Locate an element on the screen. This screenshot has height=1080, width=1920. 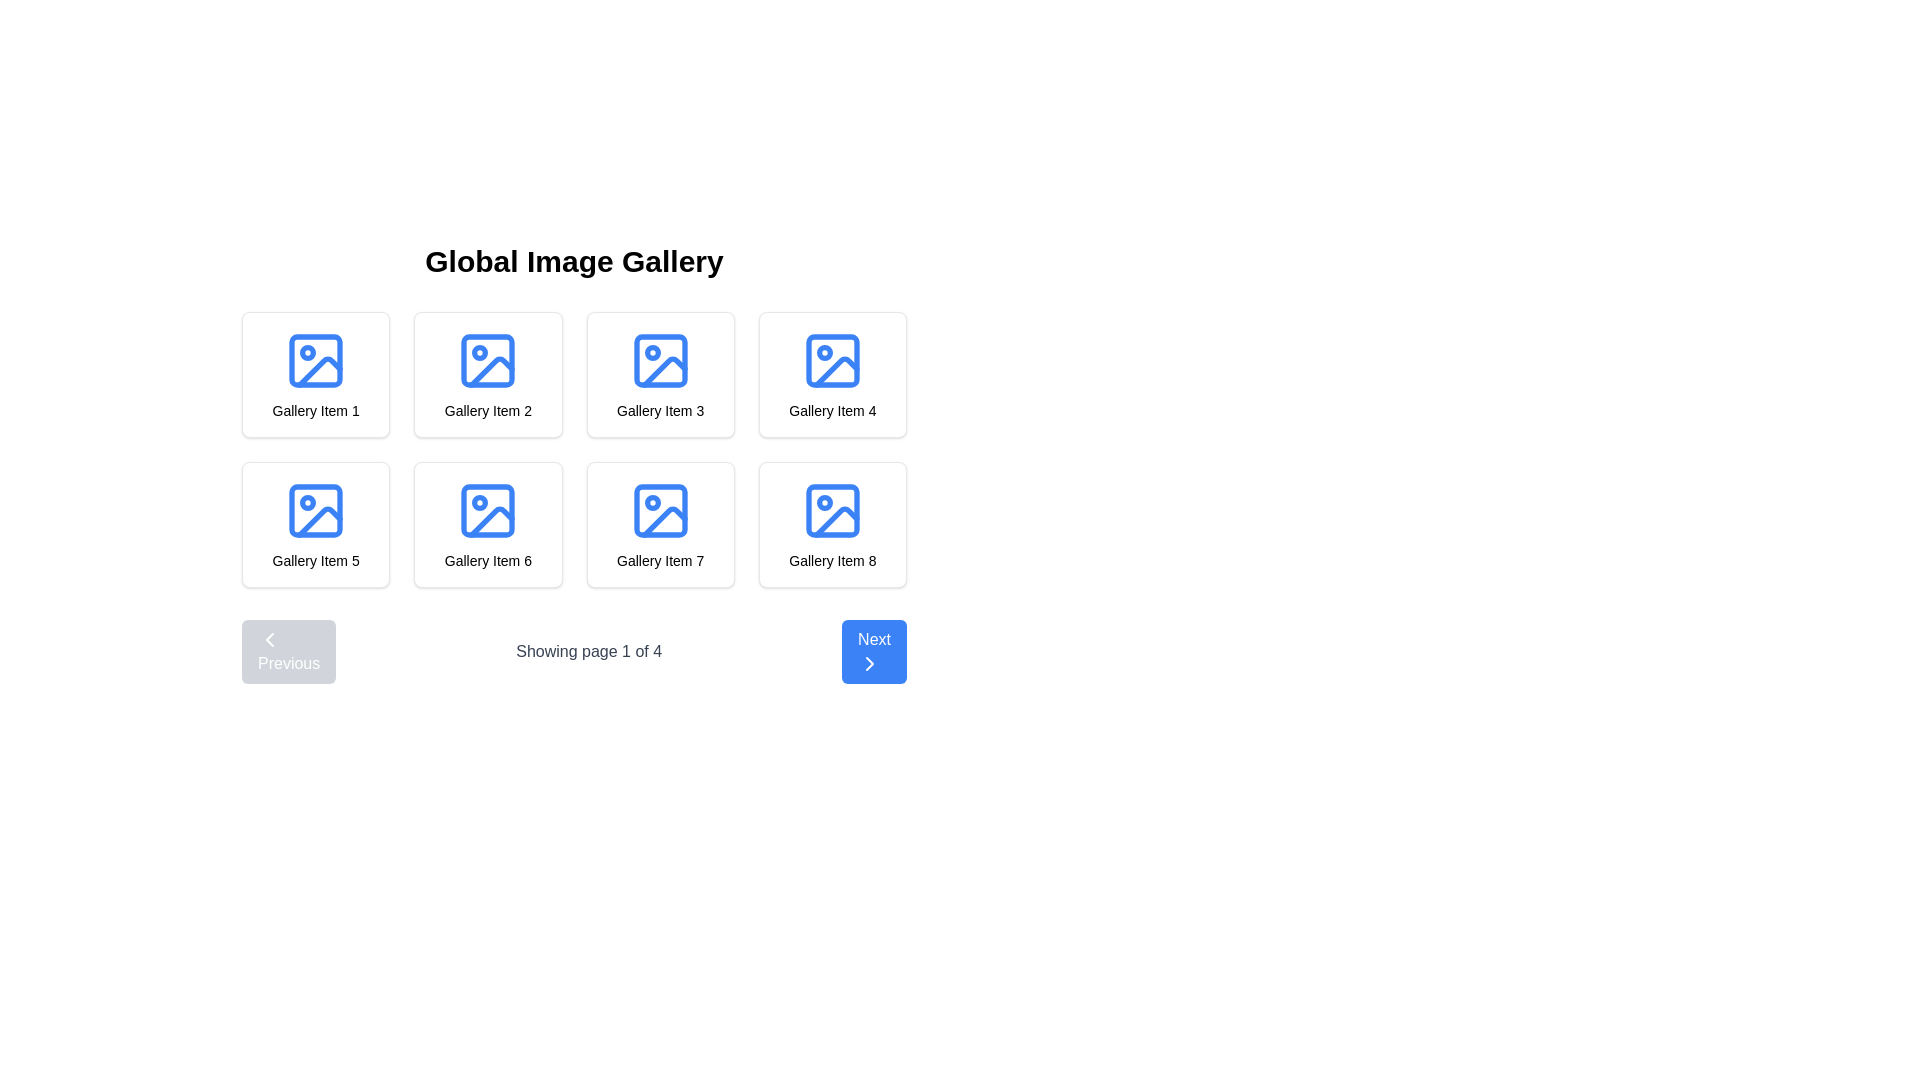
the navigation button located to the far right of the text 'Showing page 1 of 4' is located at coordinates (874, 651).